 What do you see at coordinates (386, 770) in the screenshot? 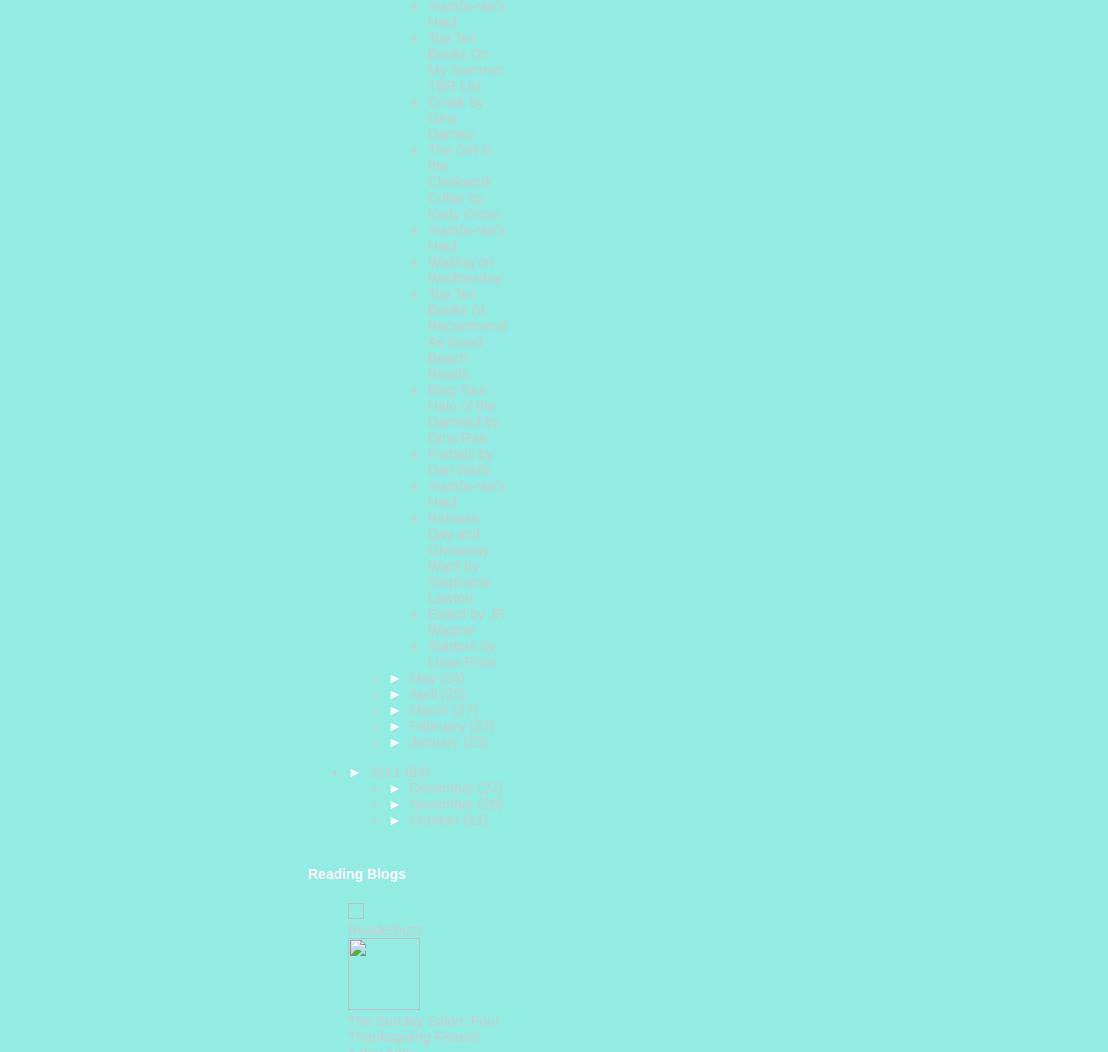
I see `'2011'` at bounding box center [386, 770].